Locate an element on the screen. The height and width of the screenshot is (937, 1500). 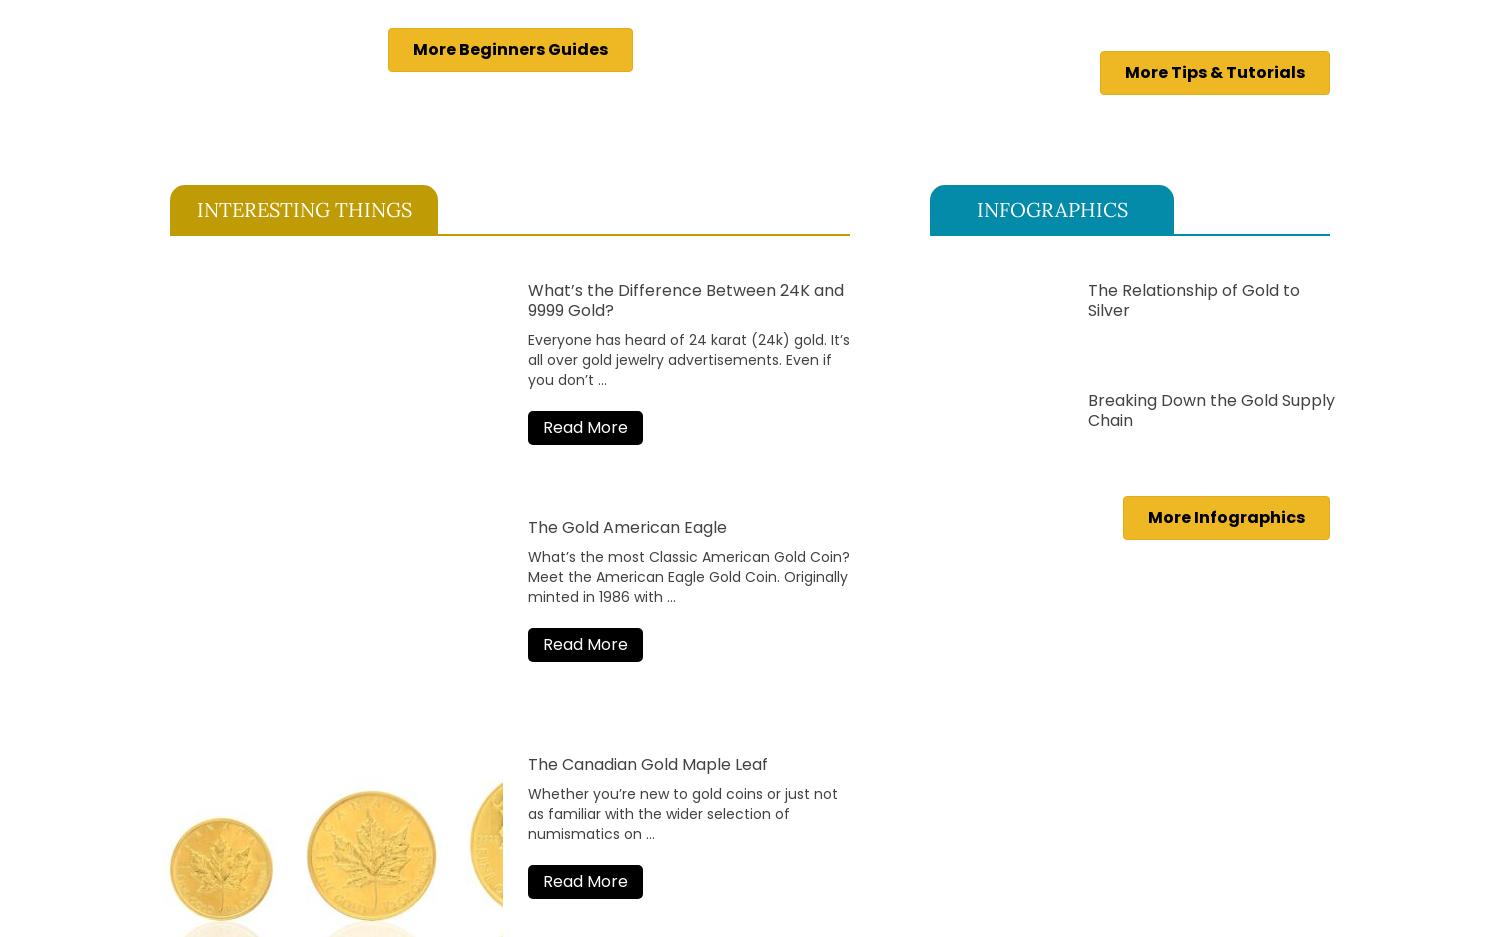
'What’s the most Classic American Gold' is located at coordinates (667, 556).